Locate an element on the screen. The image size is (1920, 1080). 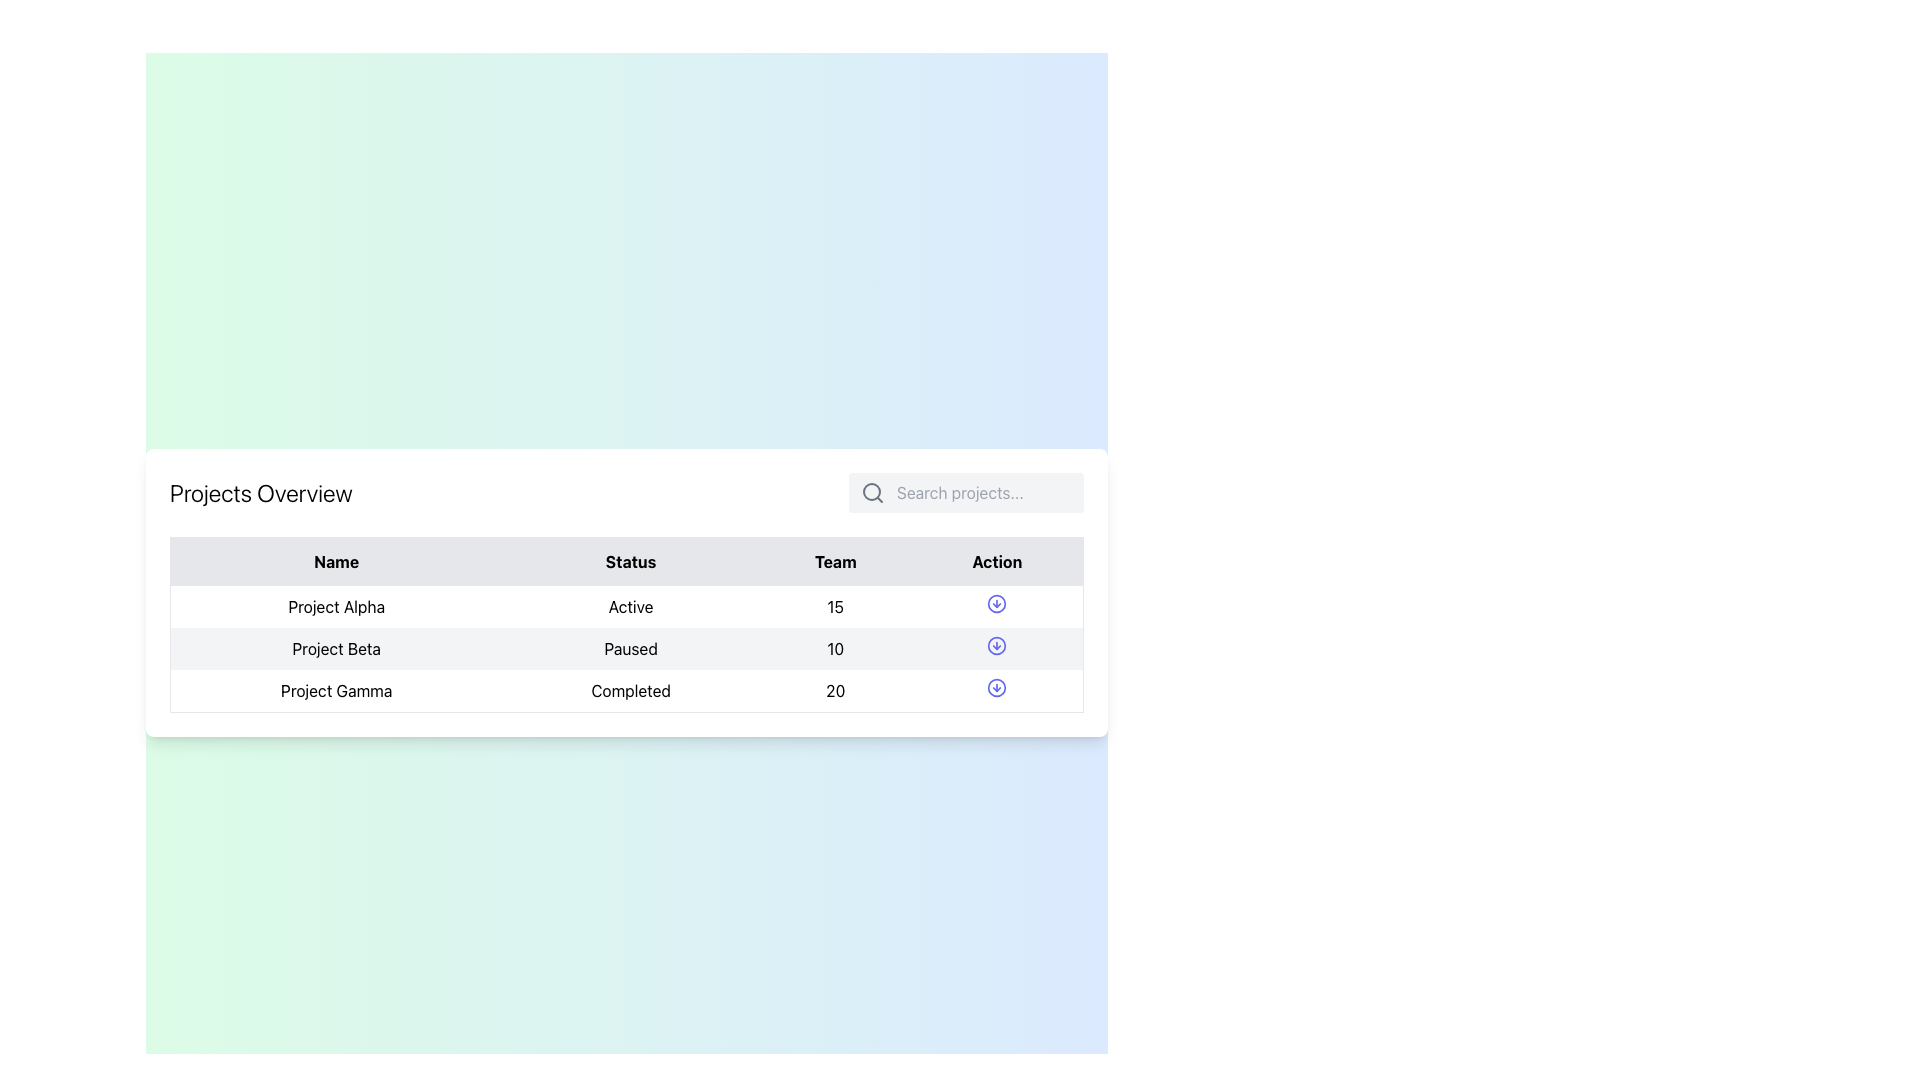
displayed text 'Active' from the Text Label indicating the status of the project in the second column of the first row of the project overview table is located at coordinates (626, 605).